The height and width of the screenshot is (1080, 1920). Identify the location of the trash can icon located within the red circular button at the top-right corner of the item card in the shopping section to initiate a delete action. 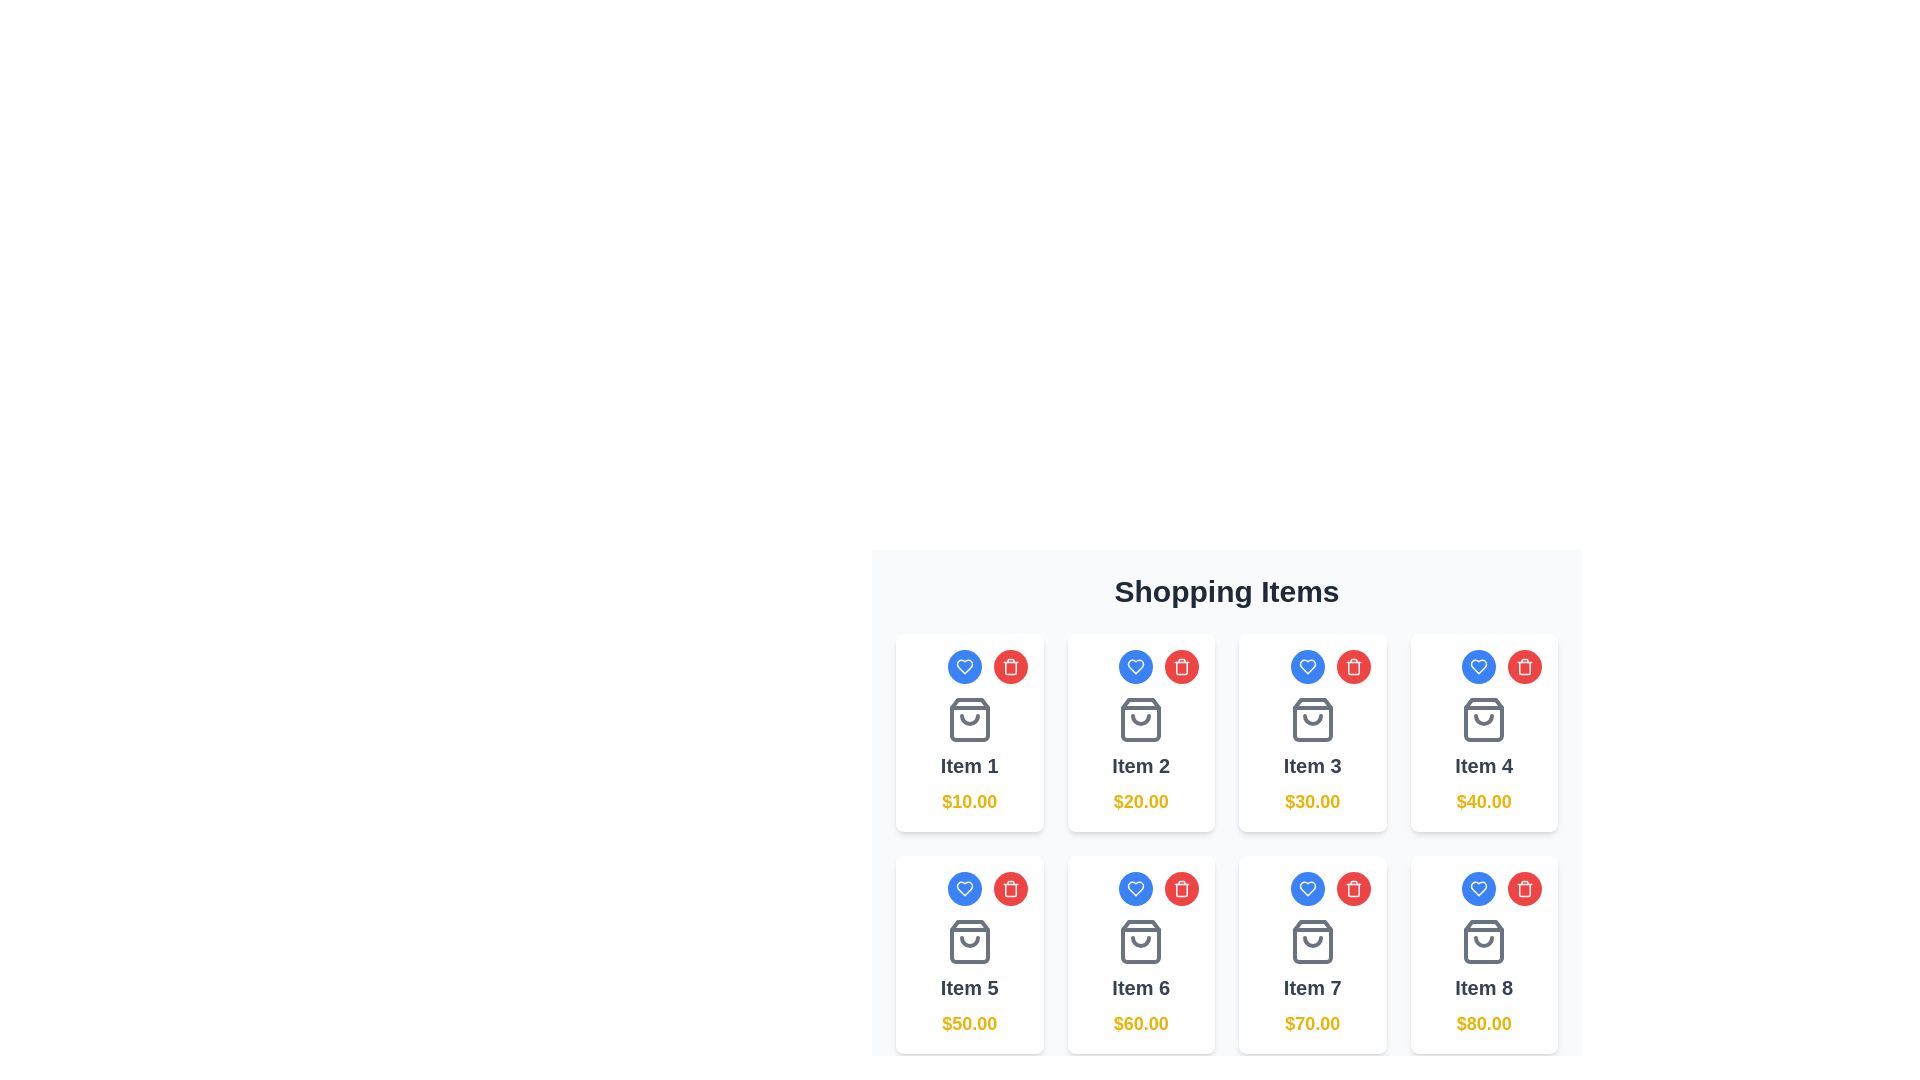
(1181, 667).